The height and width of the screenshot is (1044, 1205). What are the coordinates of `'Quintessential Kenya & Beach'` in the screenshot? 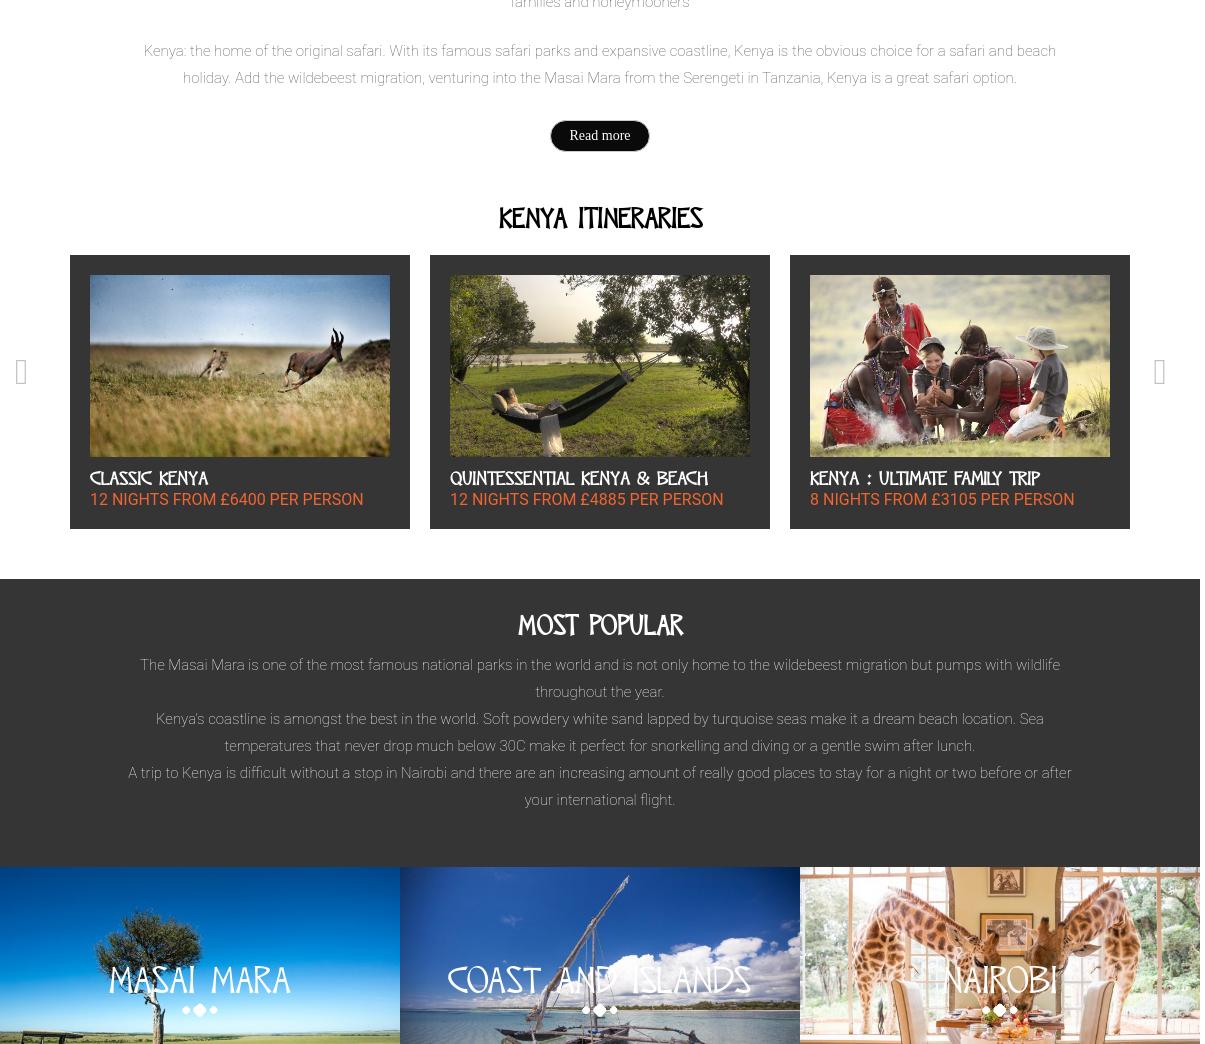 It's located at (578, 477).